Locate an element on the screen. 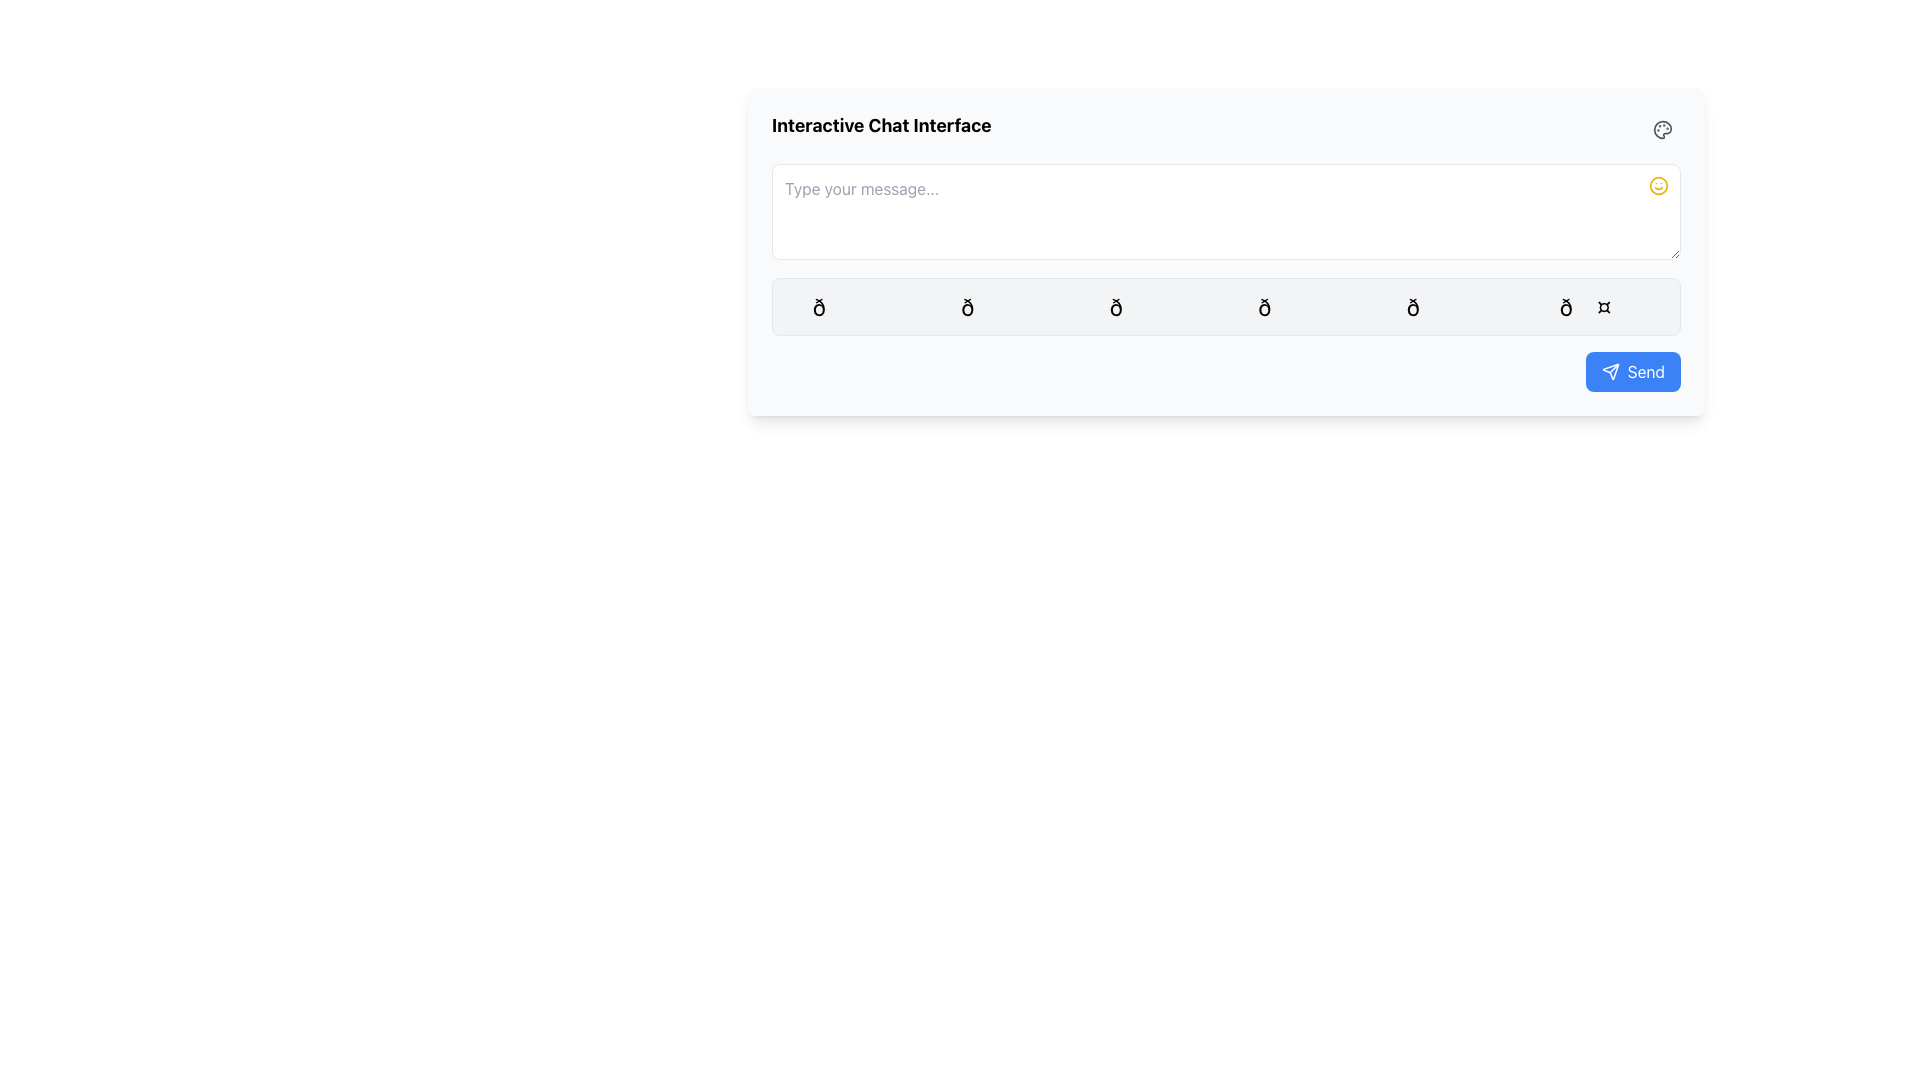 The image size is (1920, 1080). the smiley face icon button located in the top-right corner of the text input box is located at coordinates (1659, 185).